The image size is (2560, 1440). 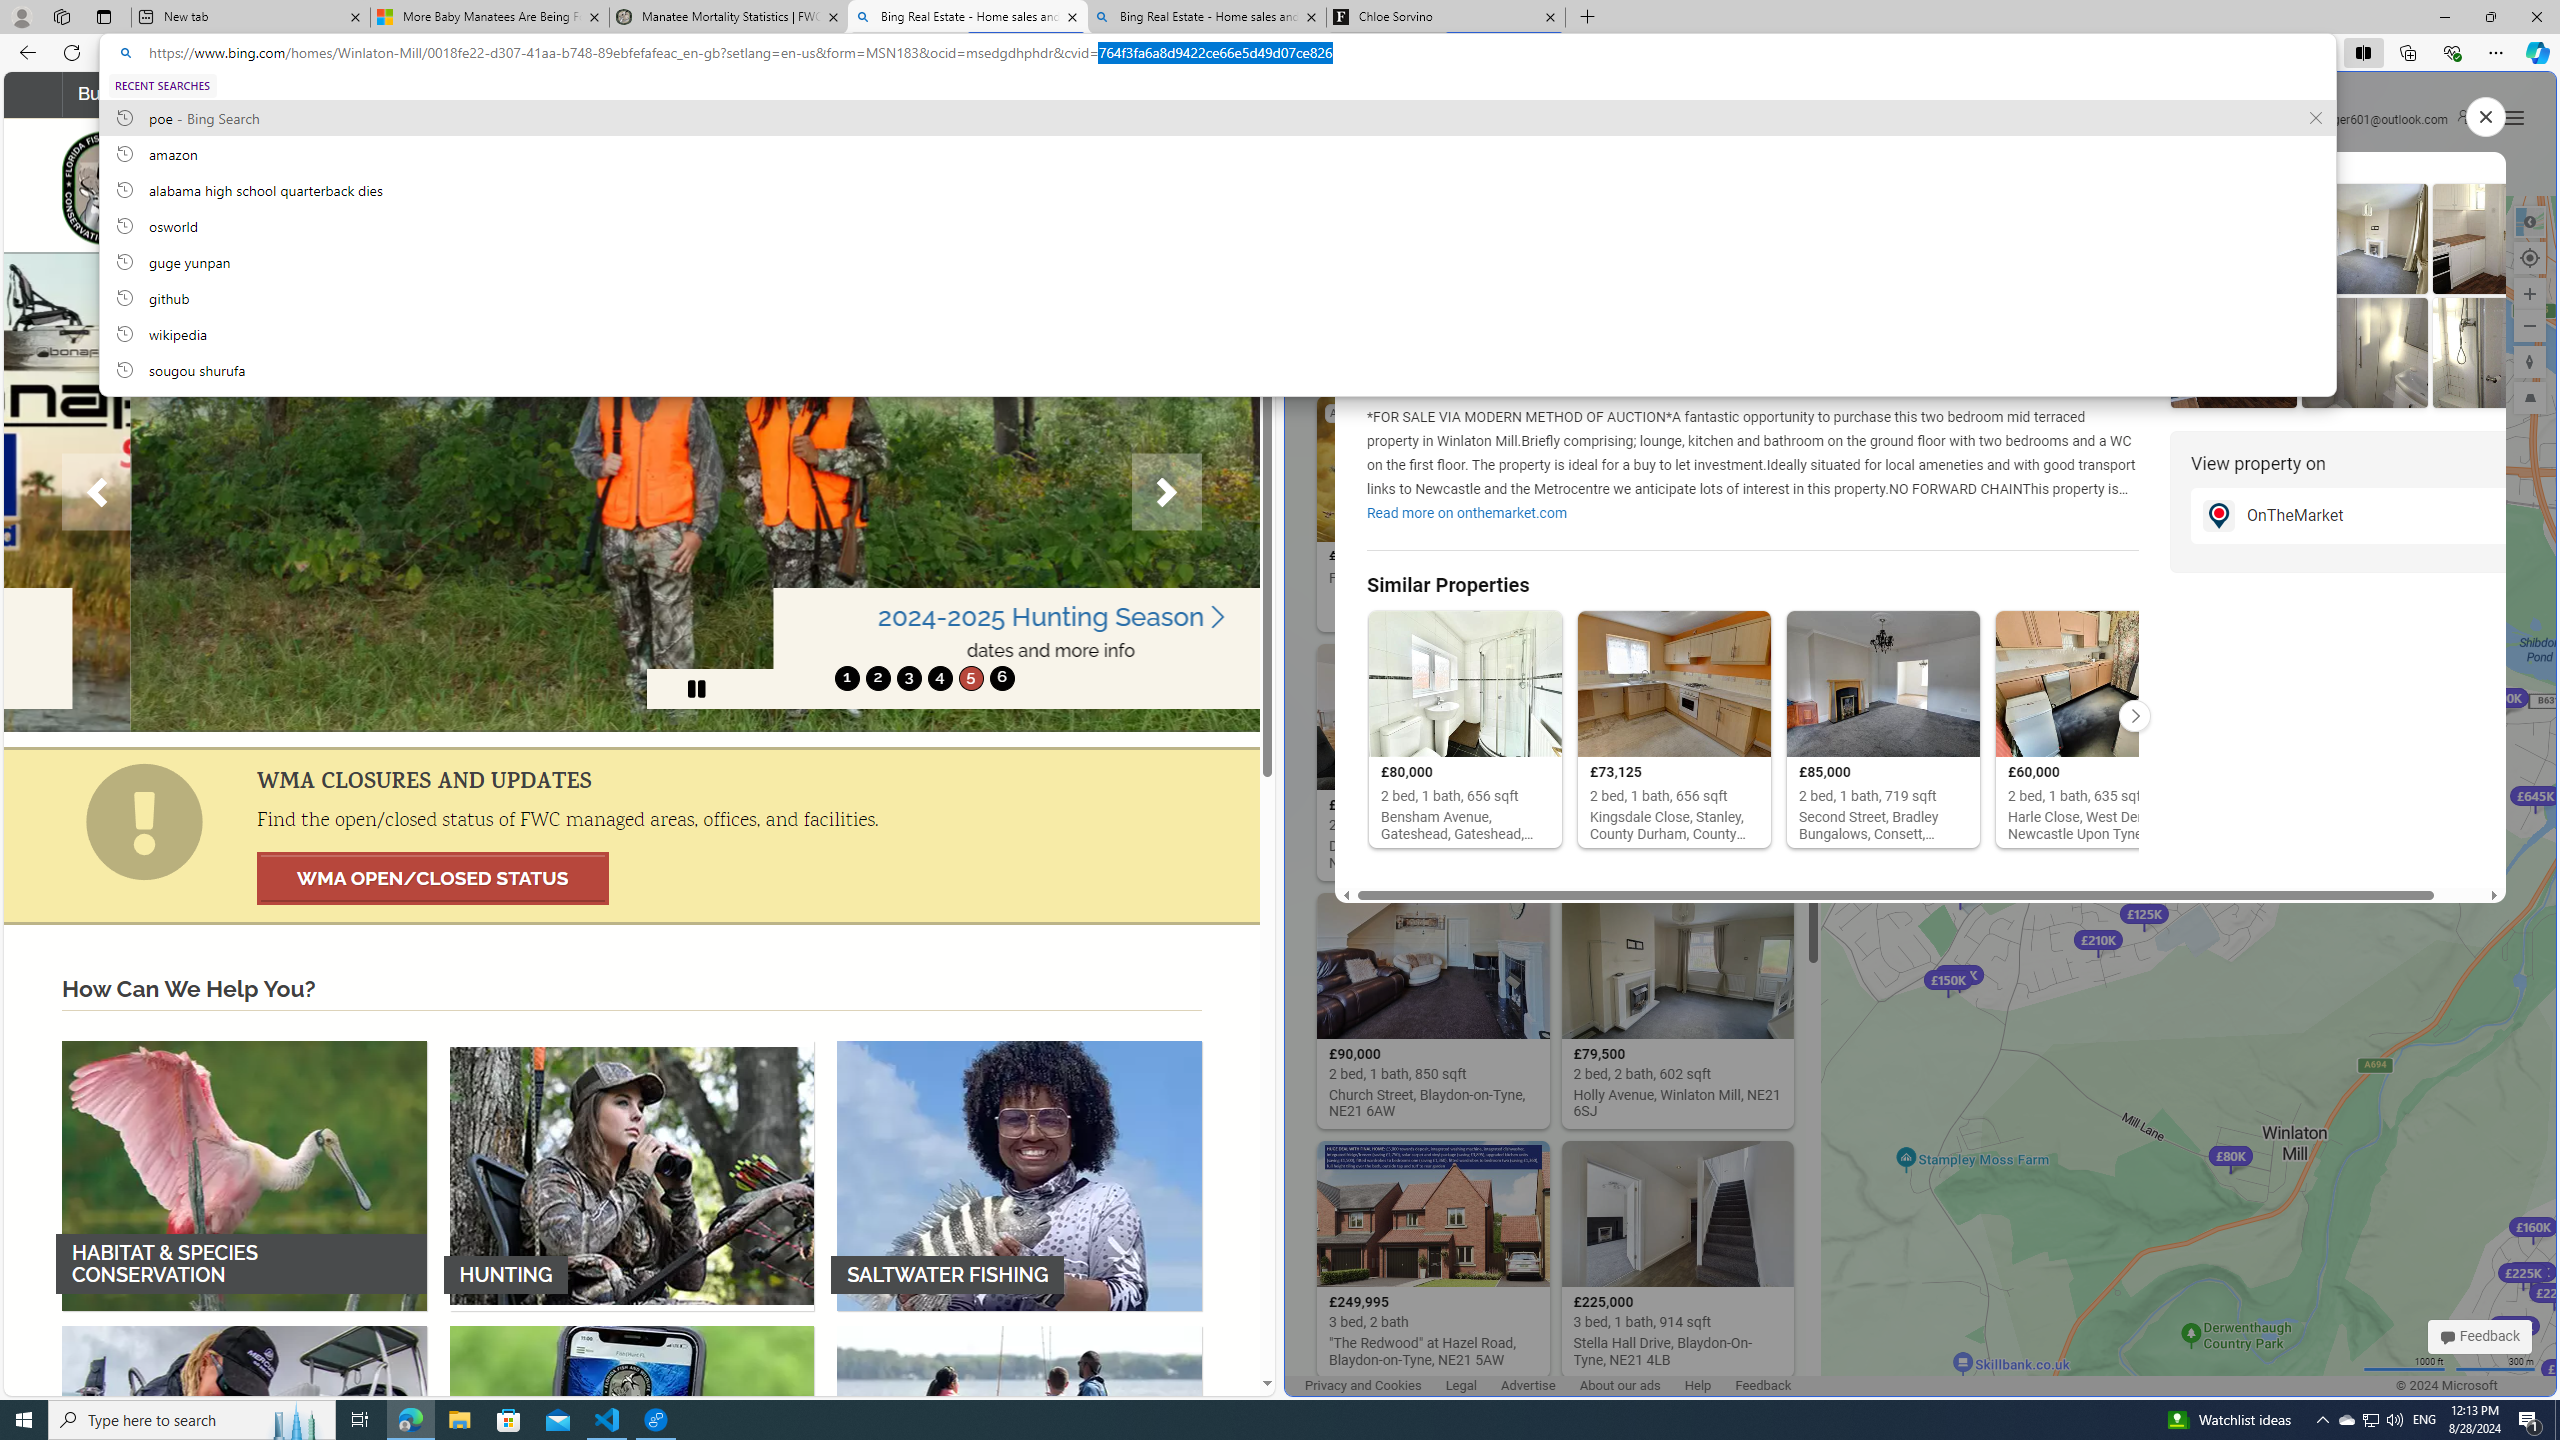 I want to click on 'HABITAT & SPECIES CONSERVATION', so click(x=244, y=1175).